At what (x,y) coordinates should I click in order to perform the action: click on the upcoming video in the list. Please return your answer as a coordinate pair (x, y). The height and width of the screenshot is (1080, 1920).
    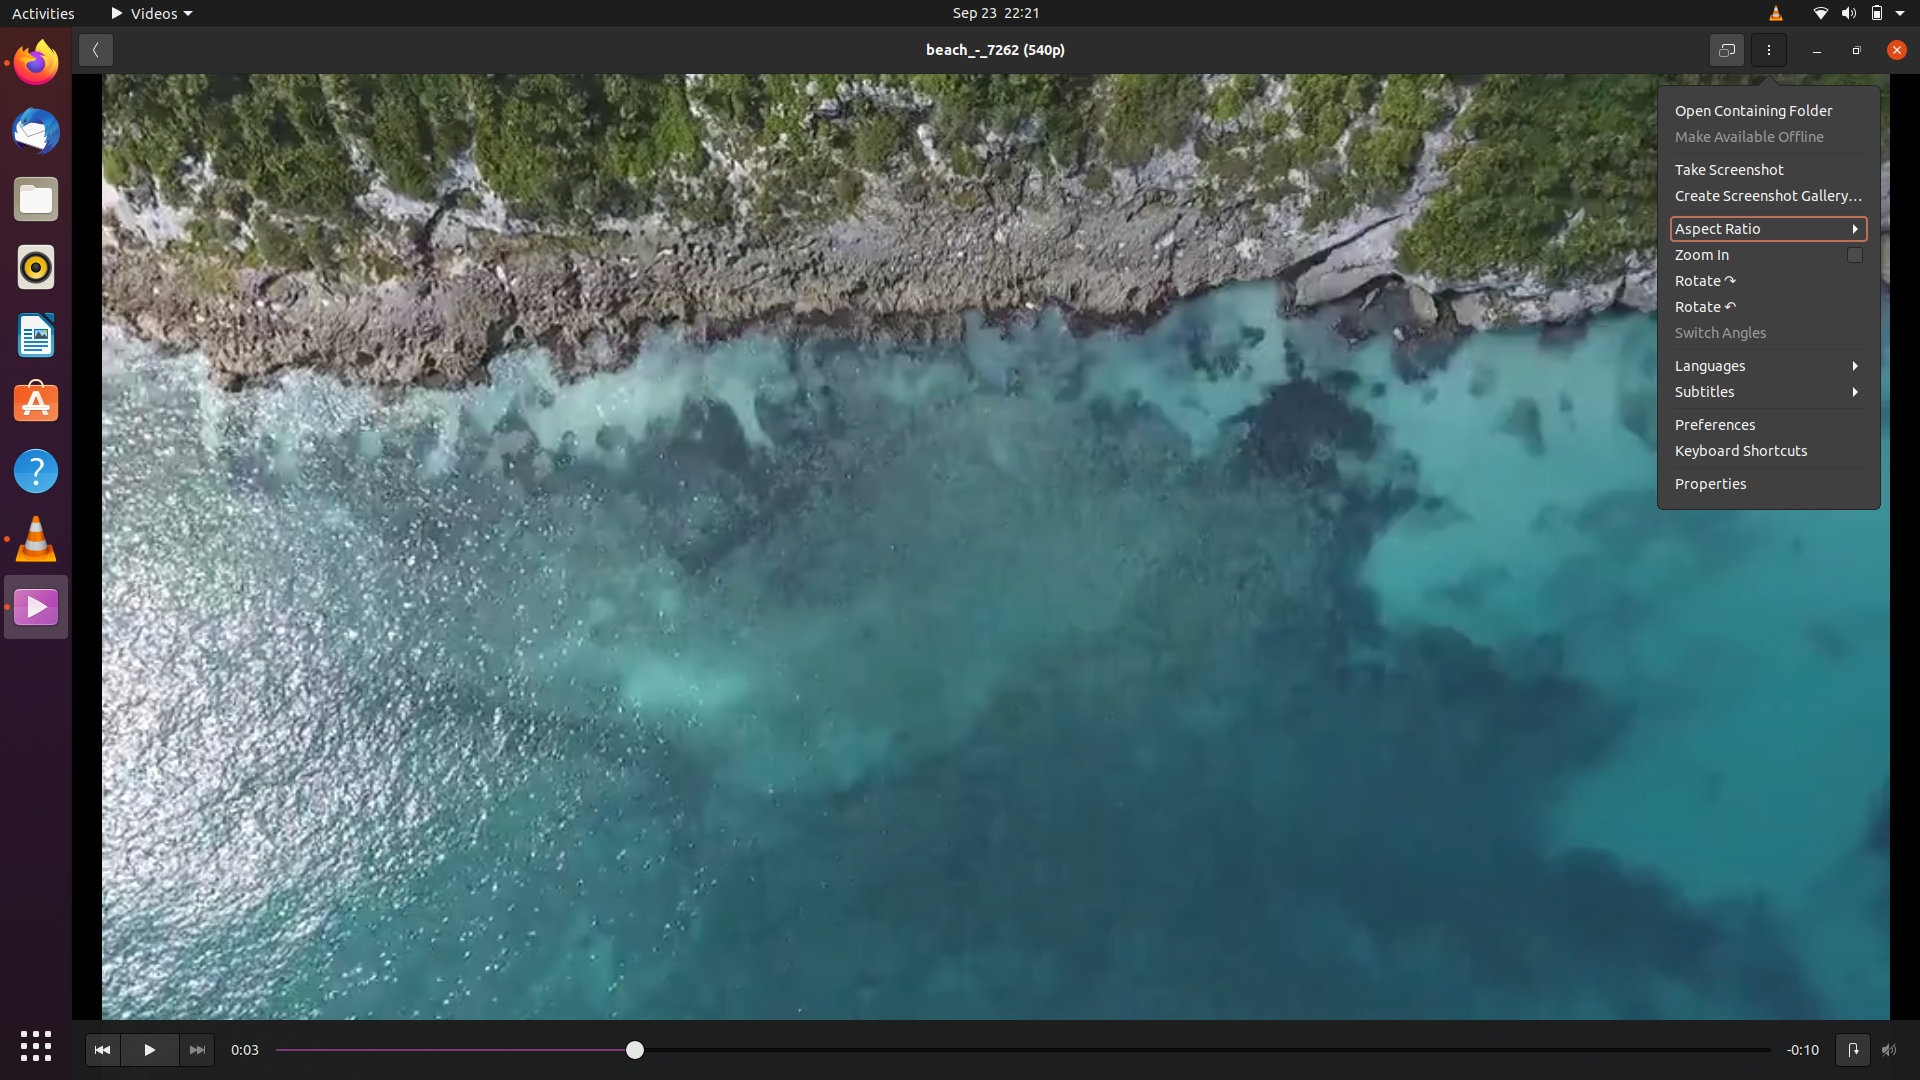
    Looking at the image, I should click on (196, 1048).